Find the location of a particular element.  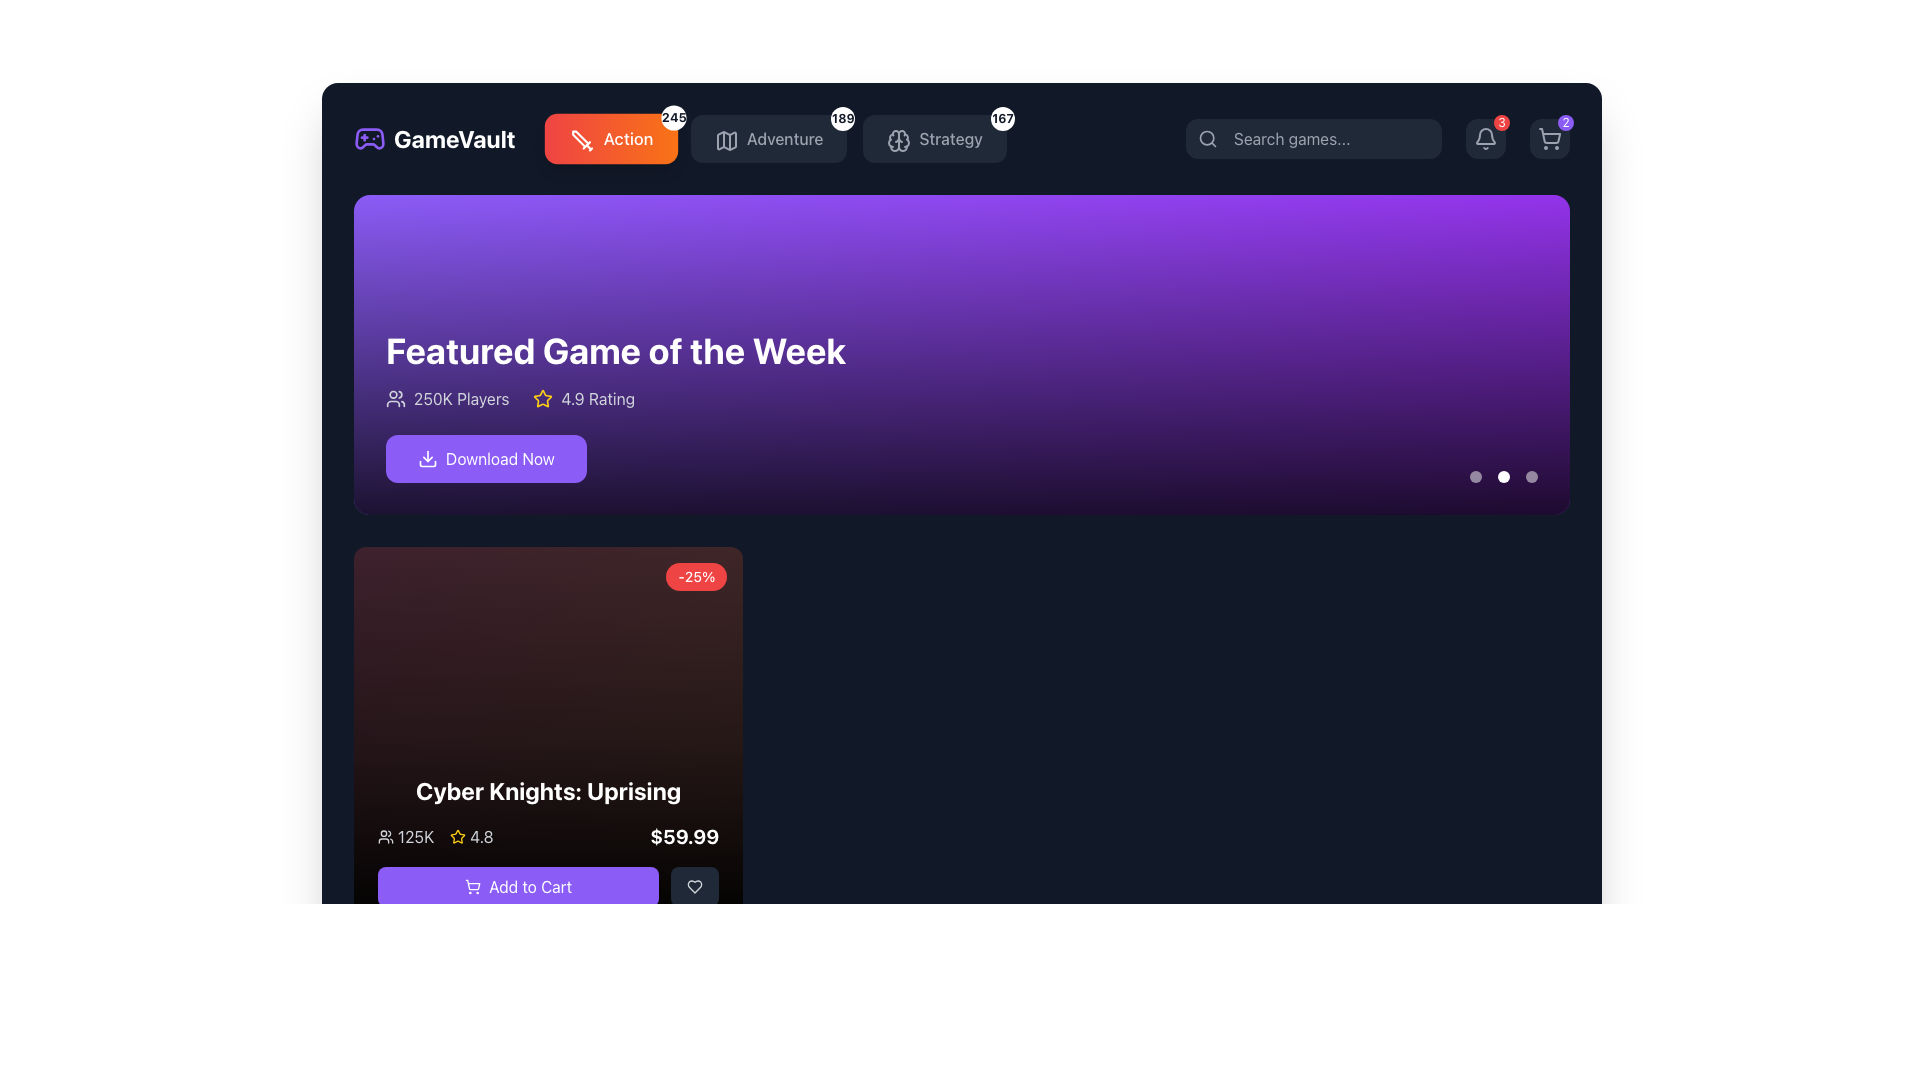

the 'Adventure' button is located at coordinates (723, 137).